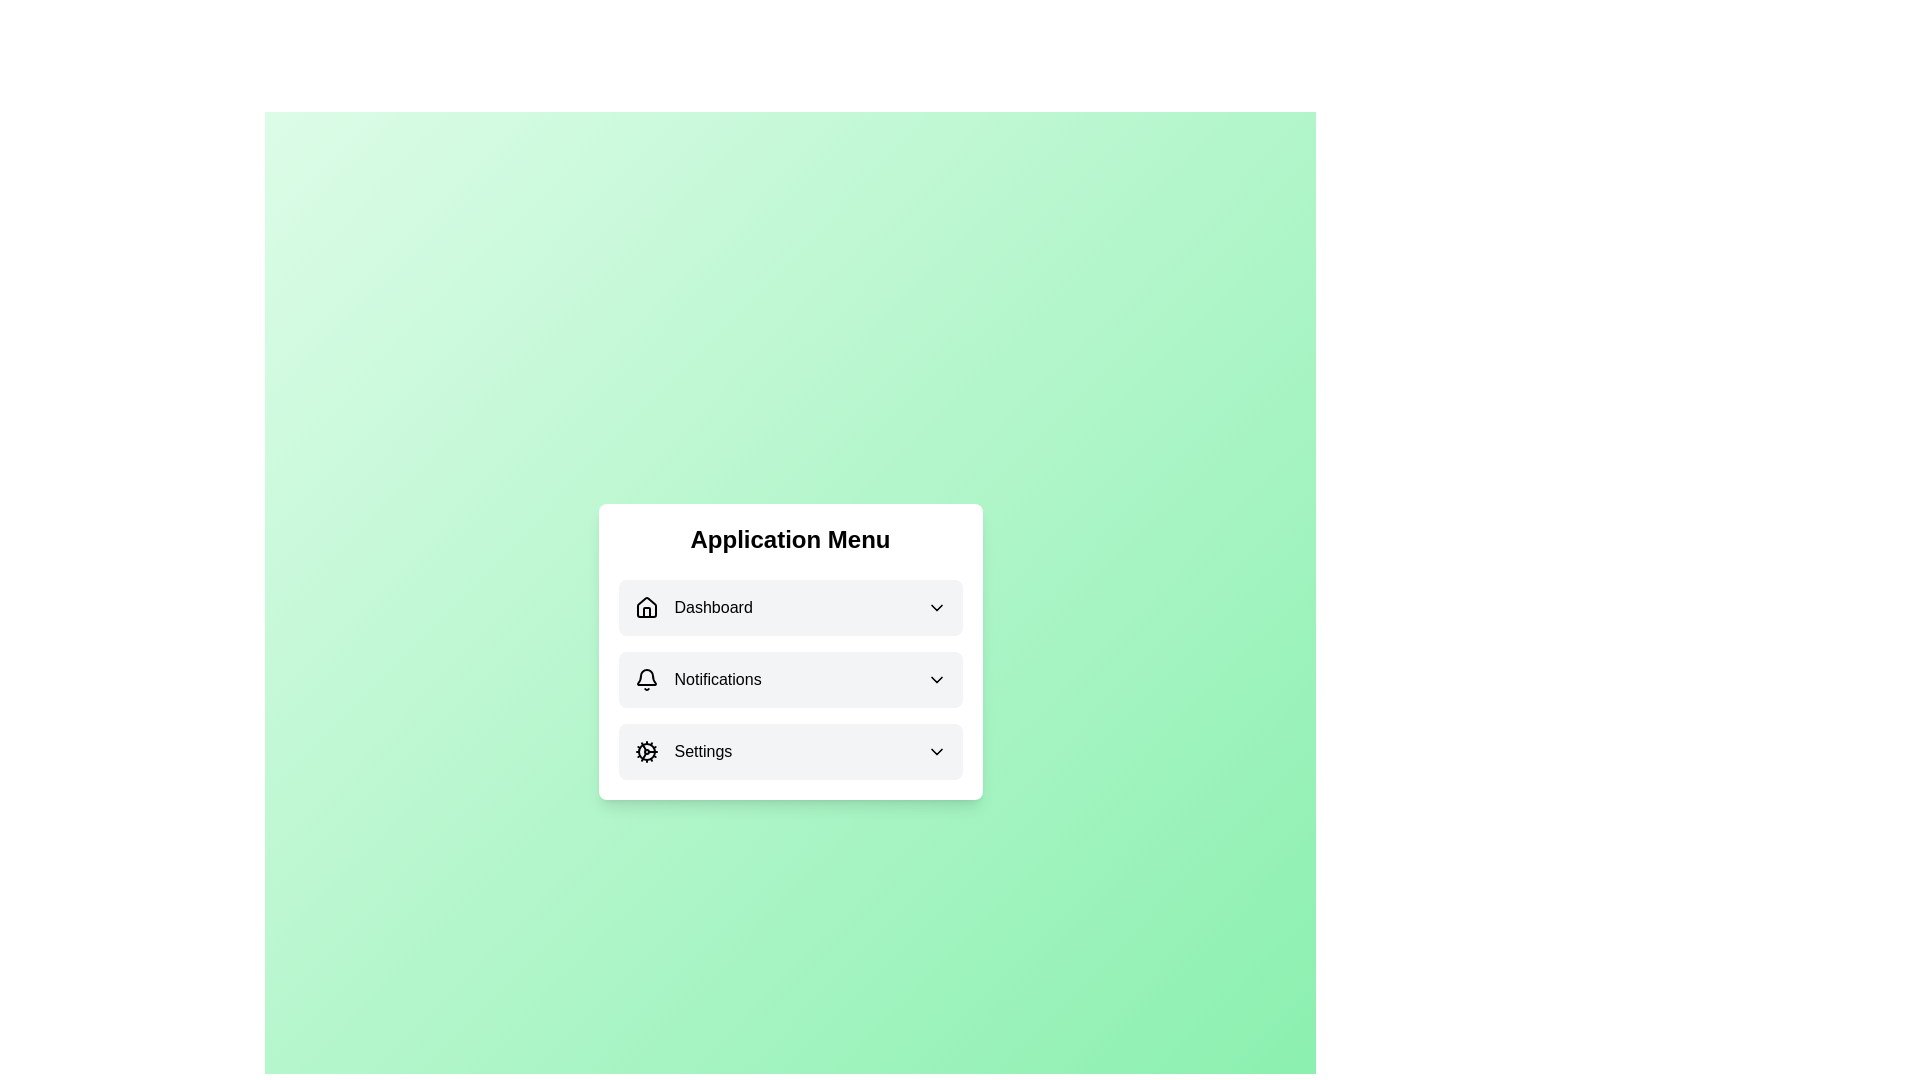 This screenshot has width=1920, height=1080. I want to click on the 'Dashboard' label in the application menu, so click(713, 607).